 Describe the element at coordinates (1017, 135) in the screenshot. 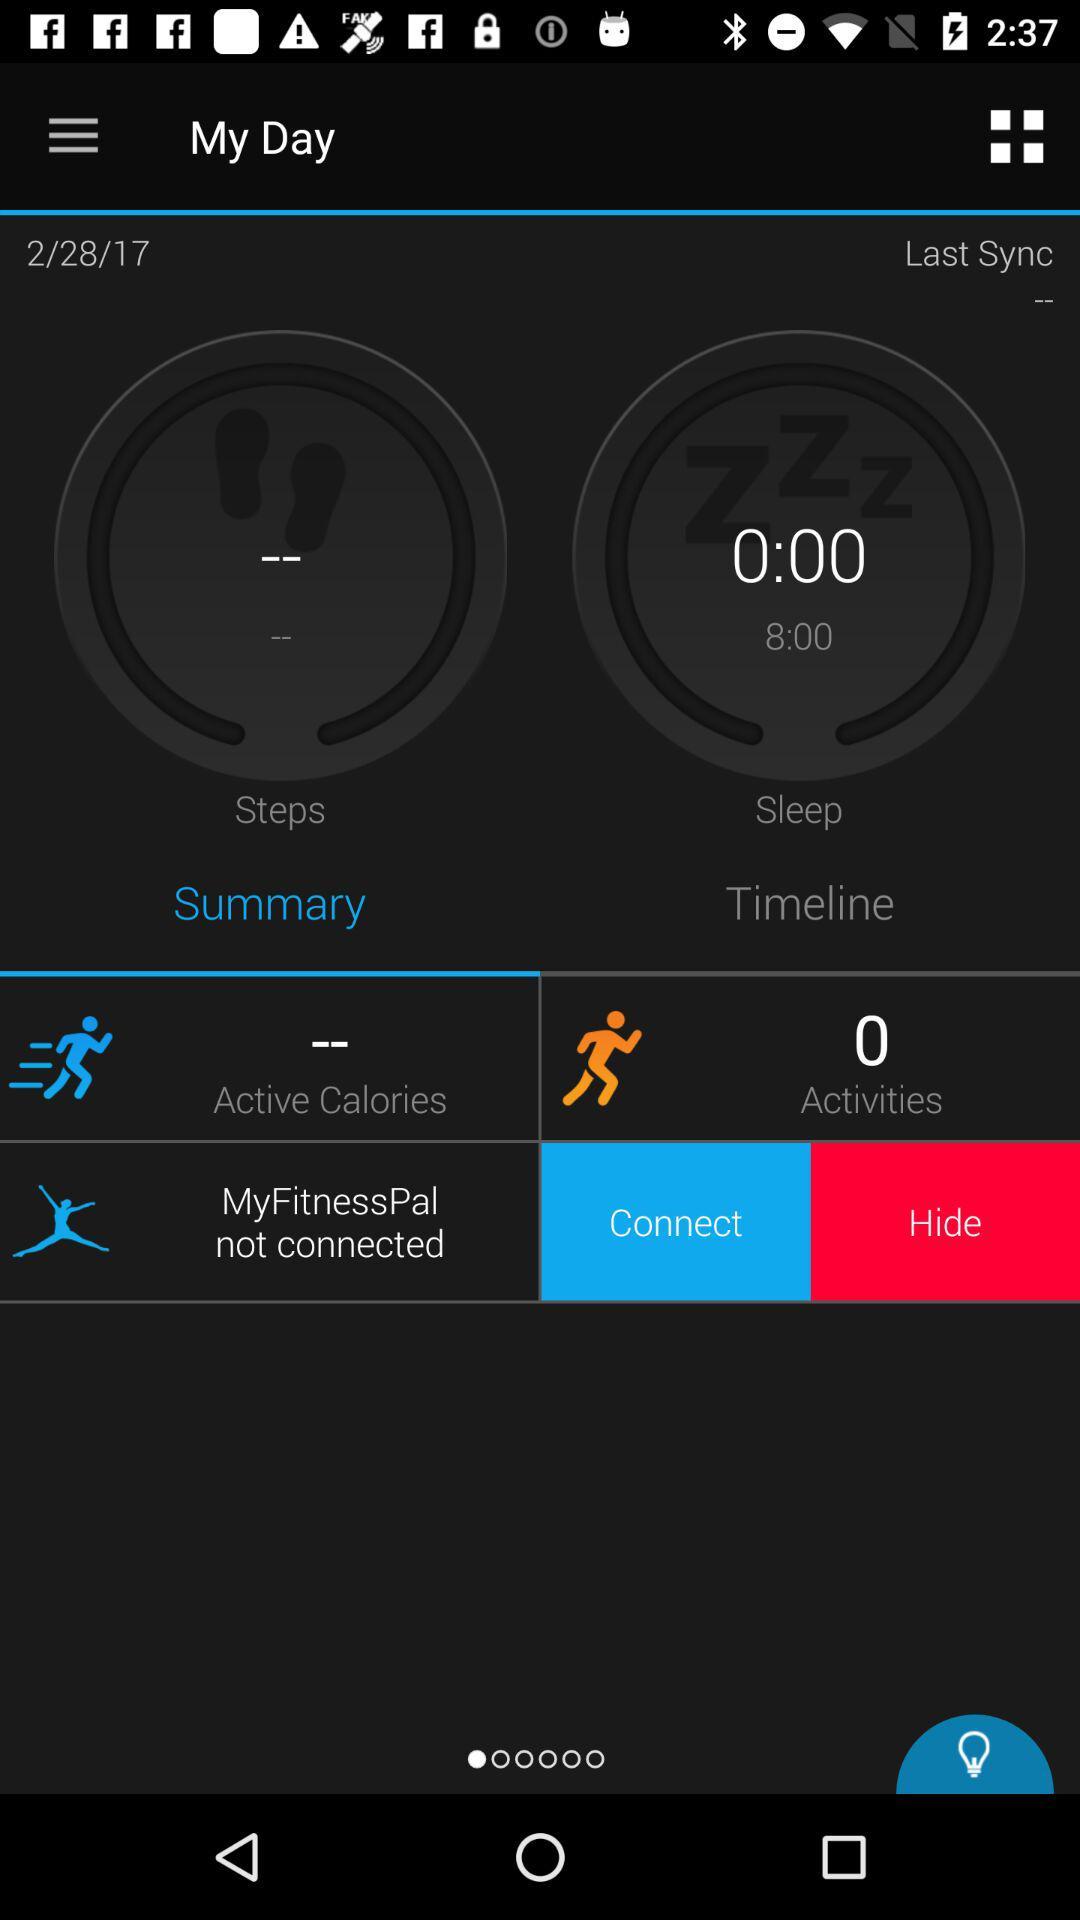

I see `item to the right of my day` at that location.